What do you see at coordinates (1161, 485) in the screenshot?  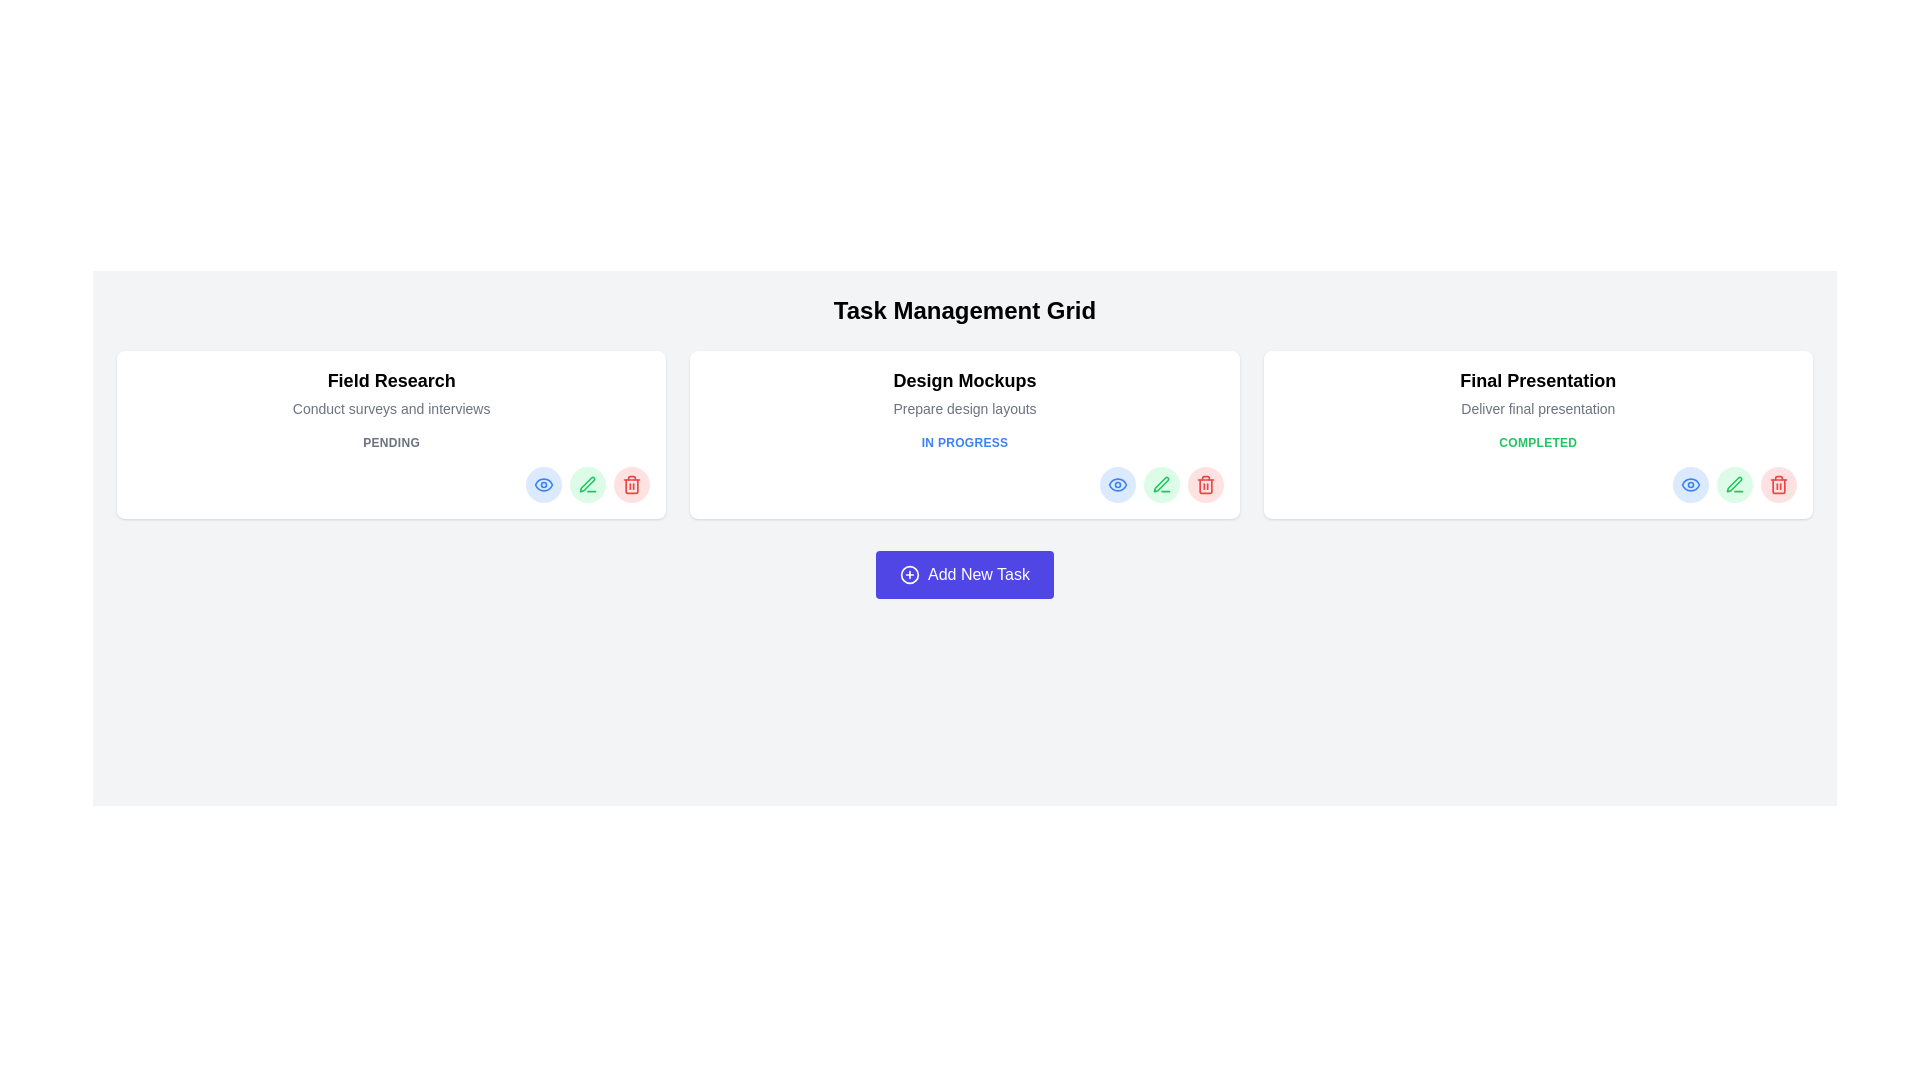 I see `the 'Edit' icon button located within the 'Design Mockups' task card` at bounding box center [1161, 485].